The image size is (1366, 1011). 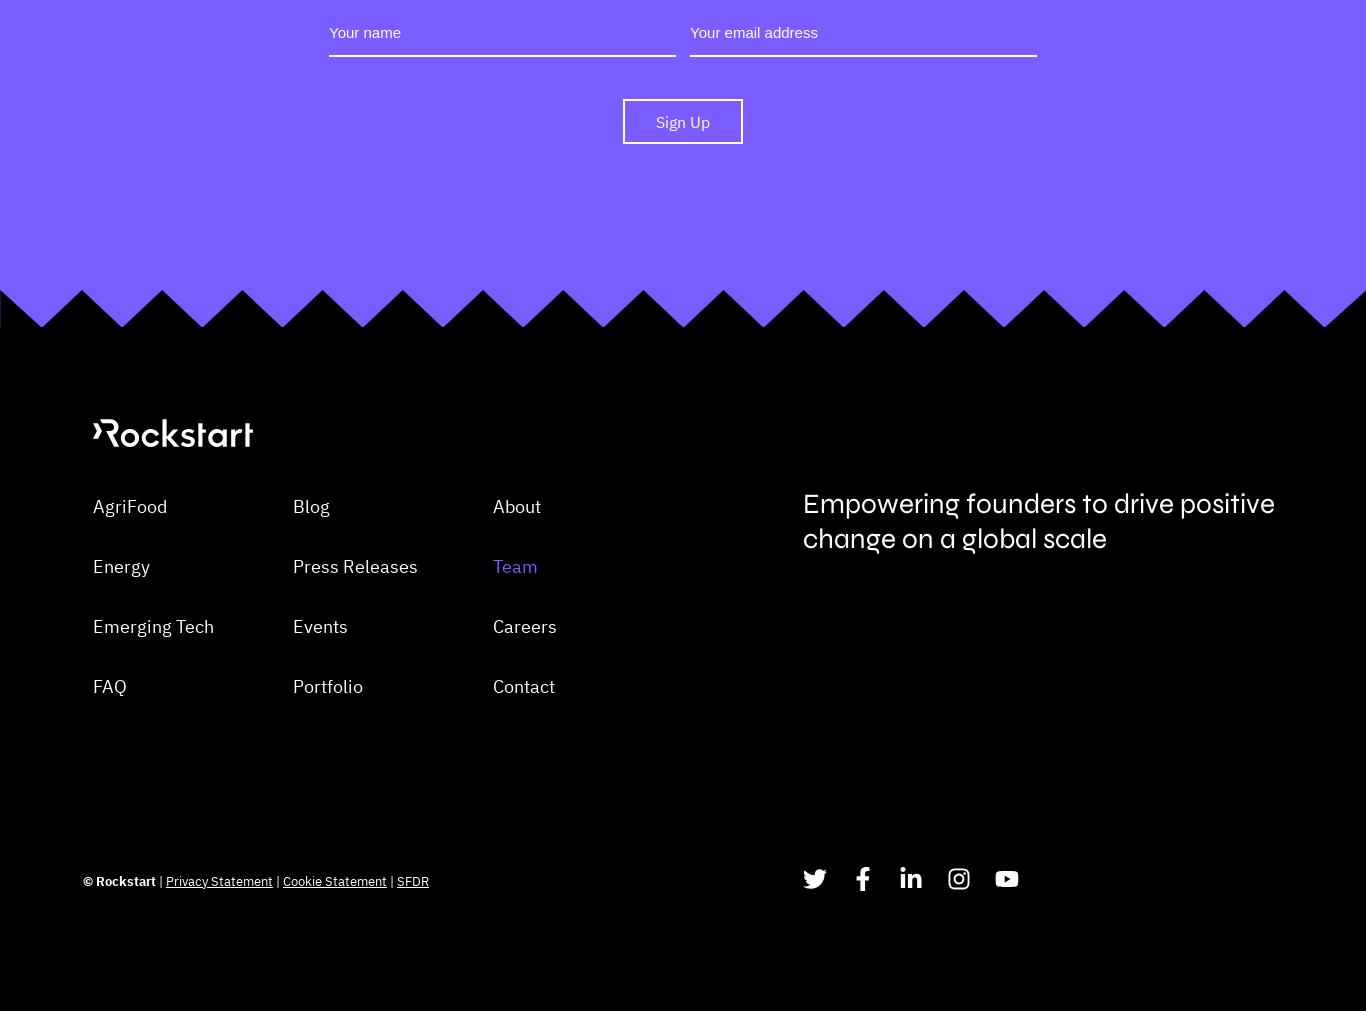 I want to click on 'About', so click(x=515, y=605).